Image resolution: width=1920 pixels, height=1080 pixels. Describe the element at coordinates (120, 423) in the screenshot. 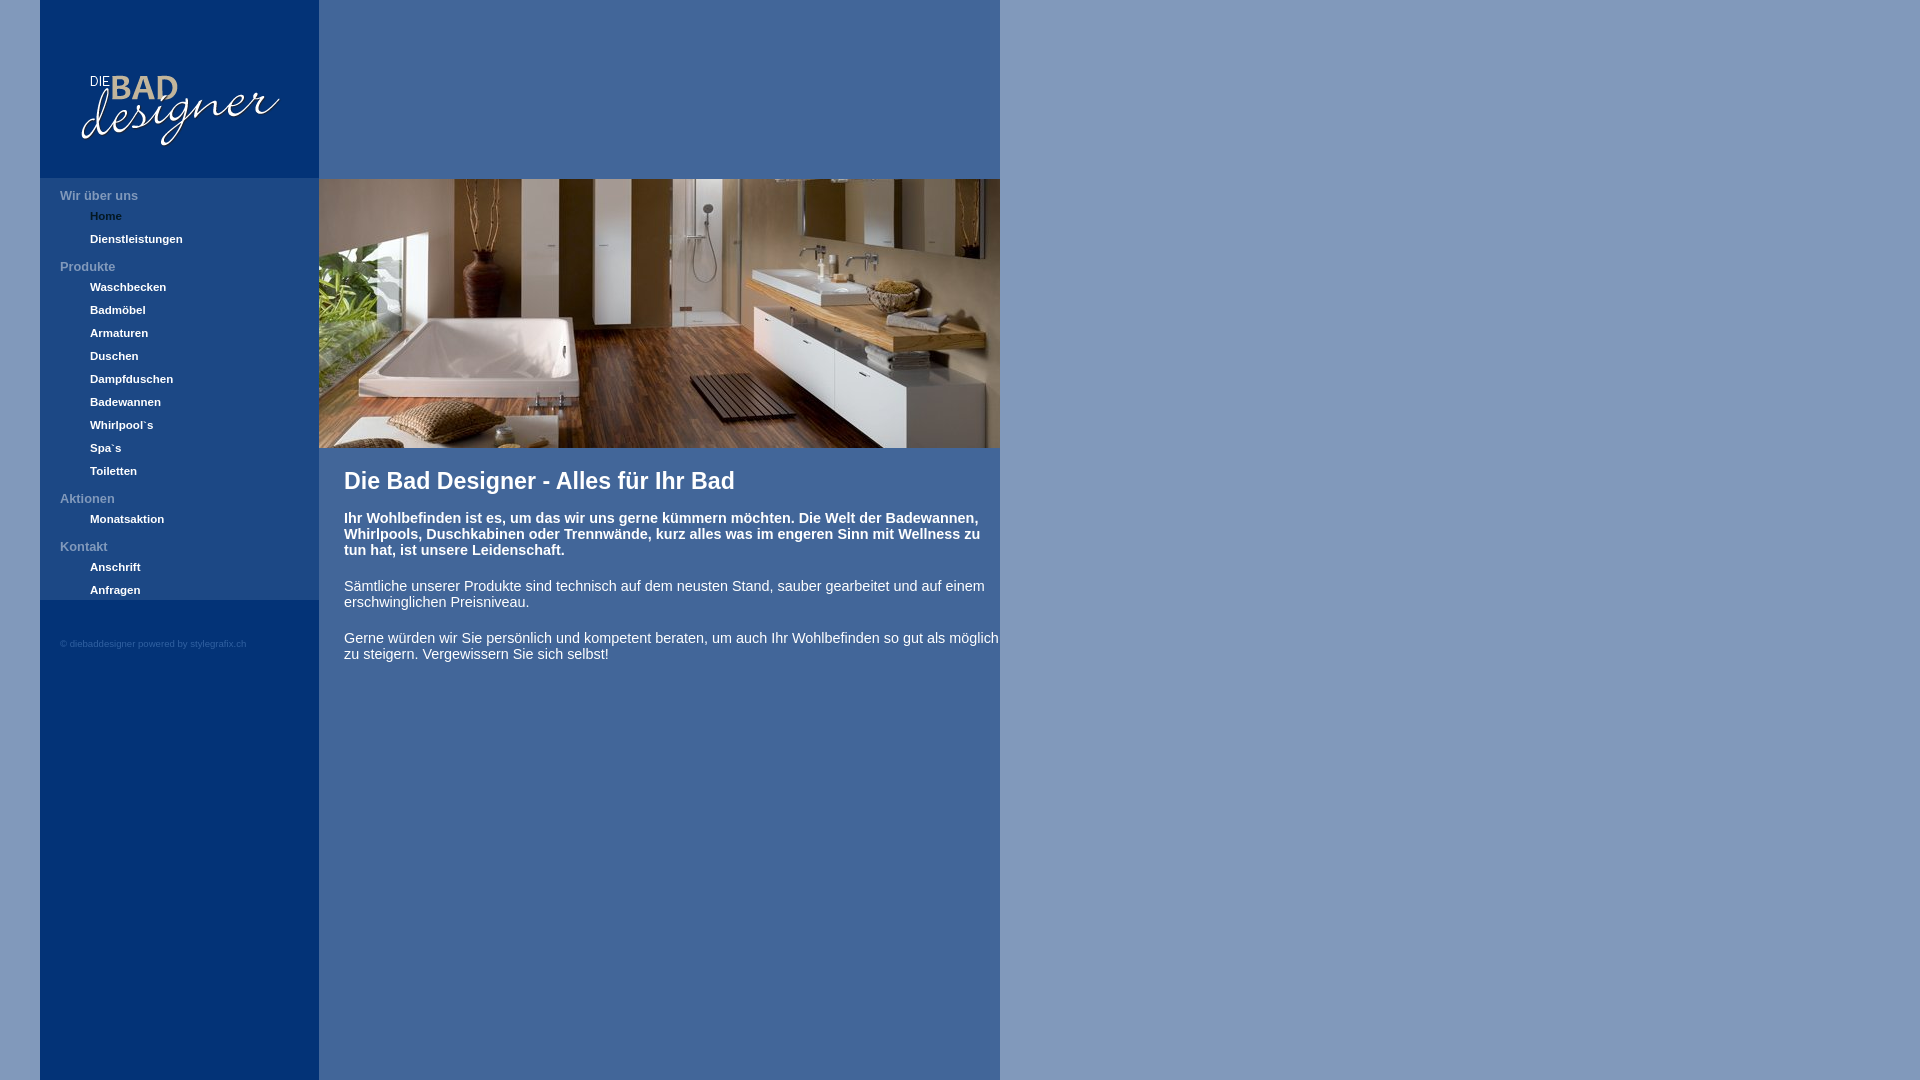

I see `'Whirlpool`s'` at that location.